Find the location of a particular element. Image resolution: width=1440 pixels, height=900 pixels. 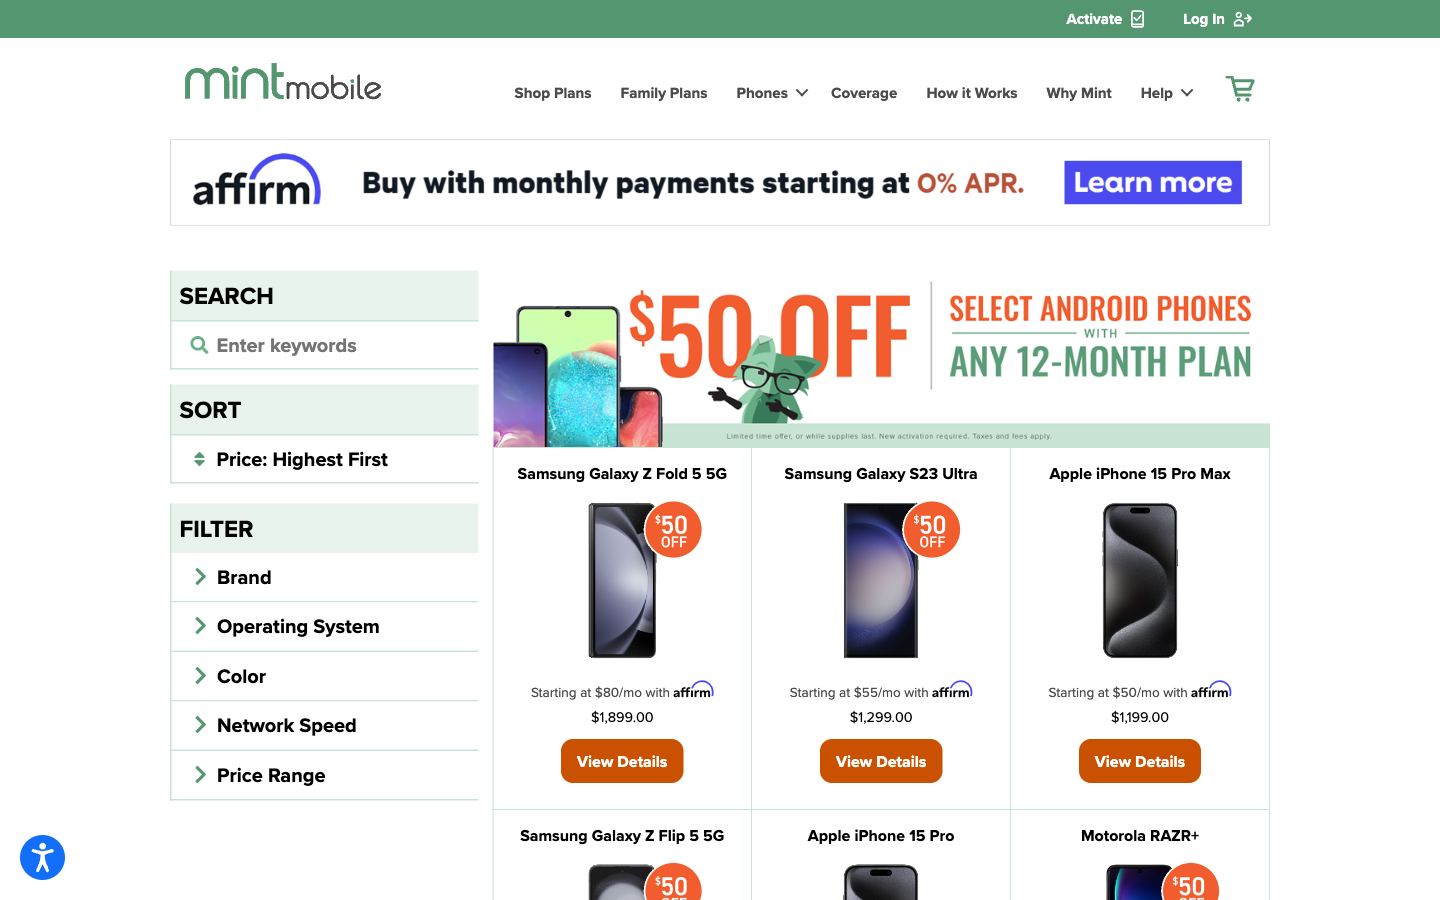

Change filter category is located at coordinates (324, 457).